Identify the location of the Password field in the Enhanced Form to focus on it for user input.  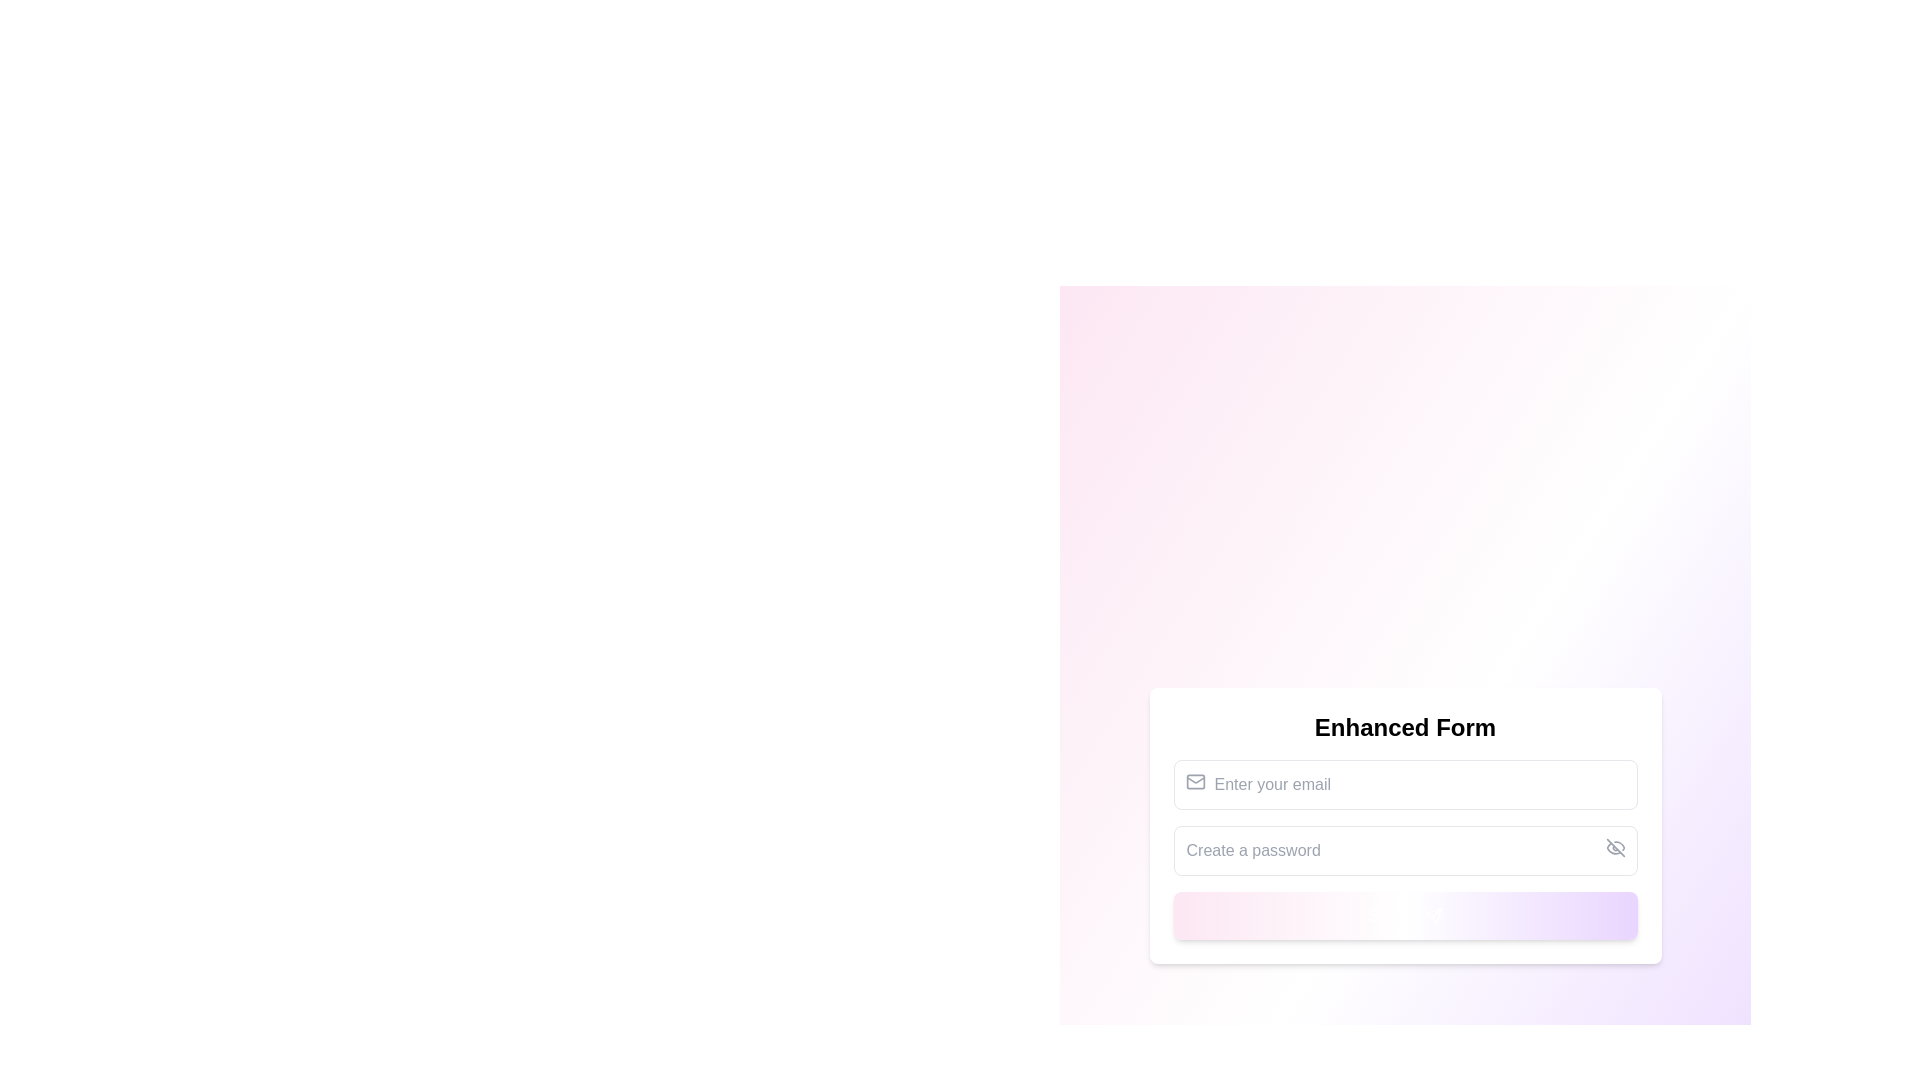
(1404, 849).